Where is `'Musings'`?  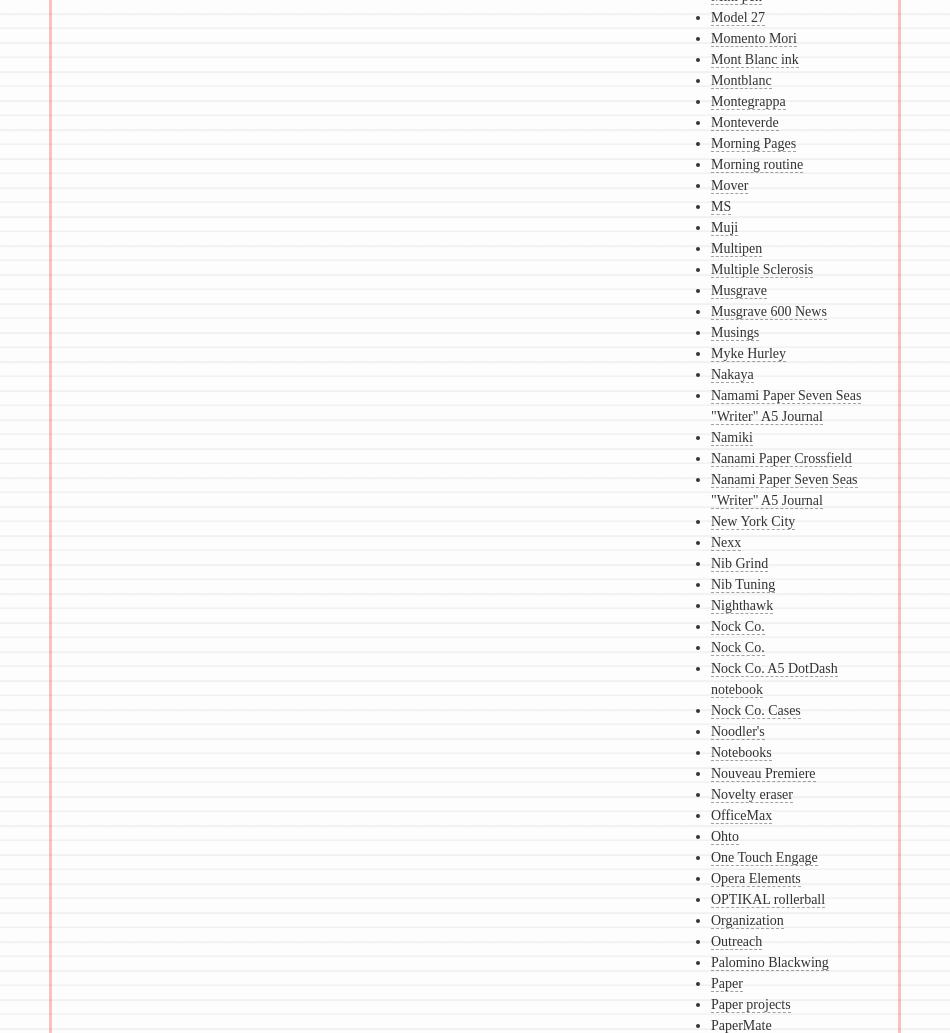
'Musings' is located at coordinates (733, 331).